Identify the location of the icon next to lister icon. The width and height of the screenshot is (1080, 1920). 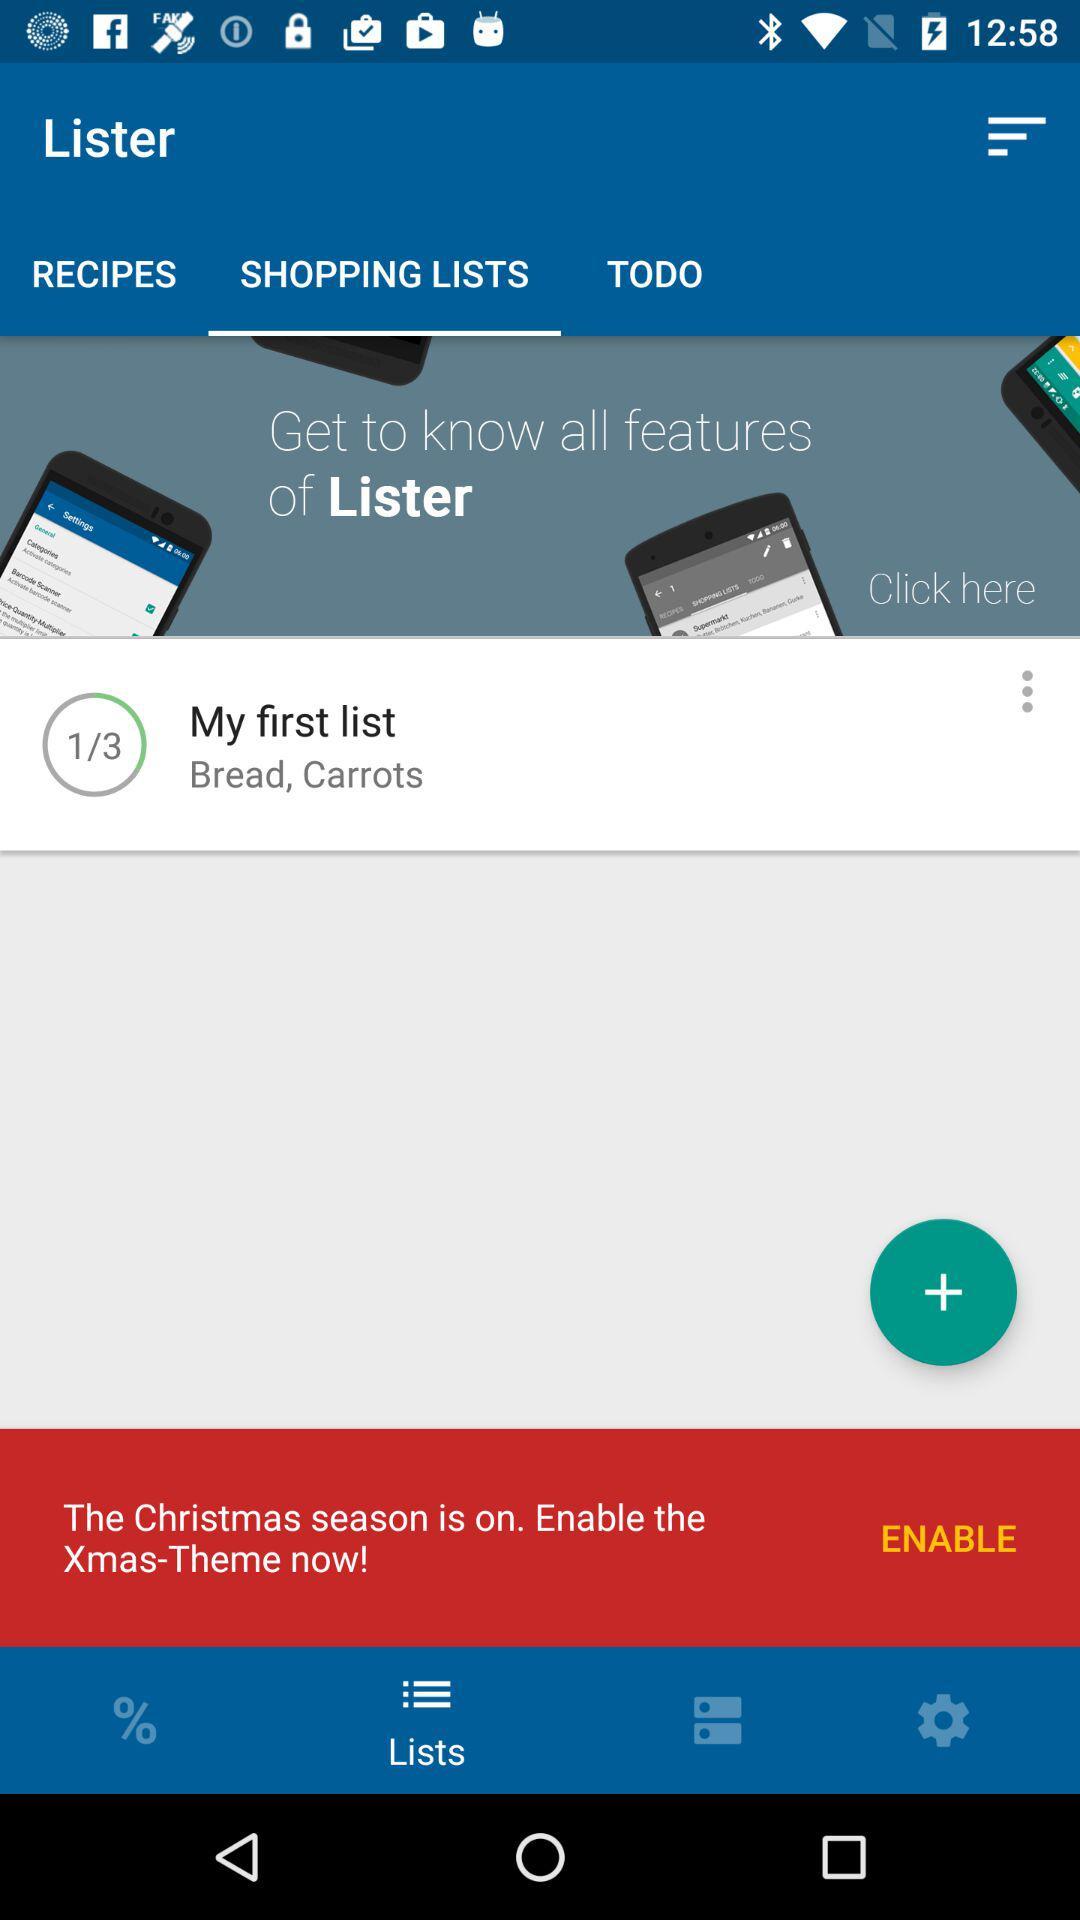
(1017, 135).